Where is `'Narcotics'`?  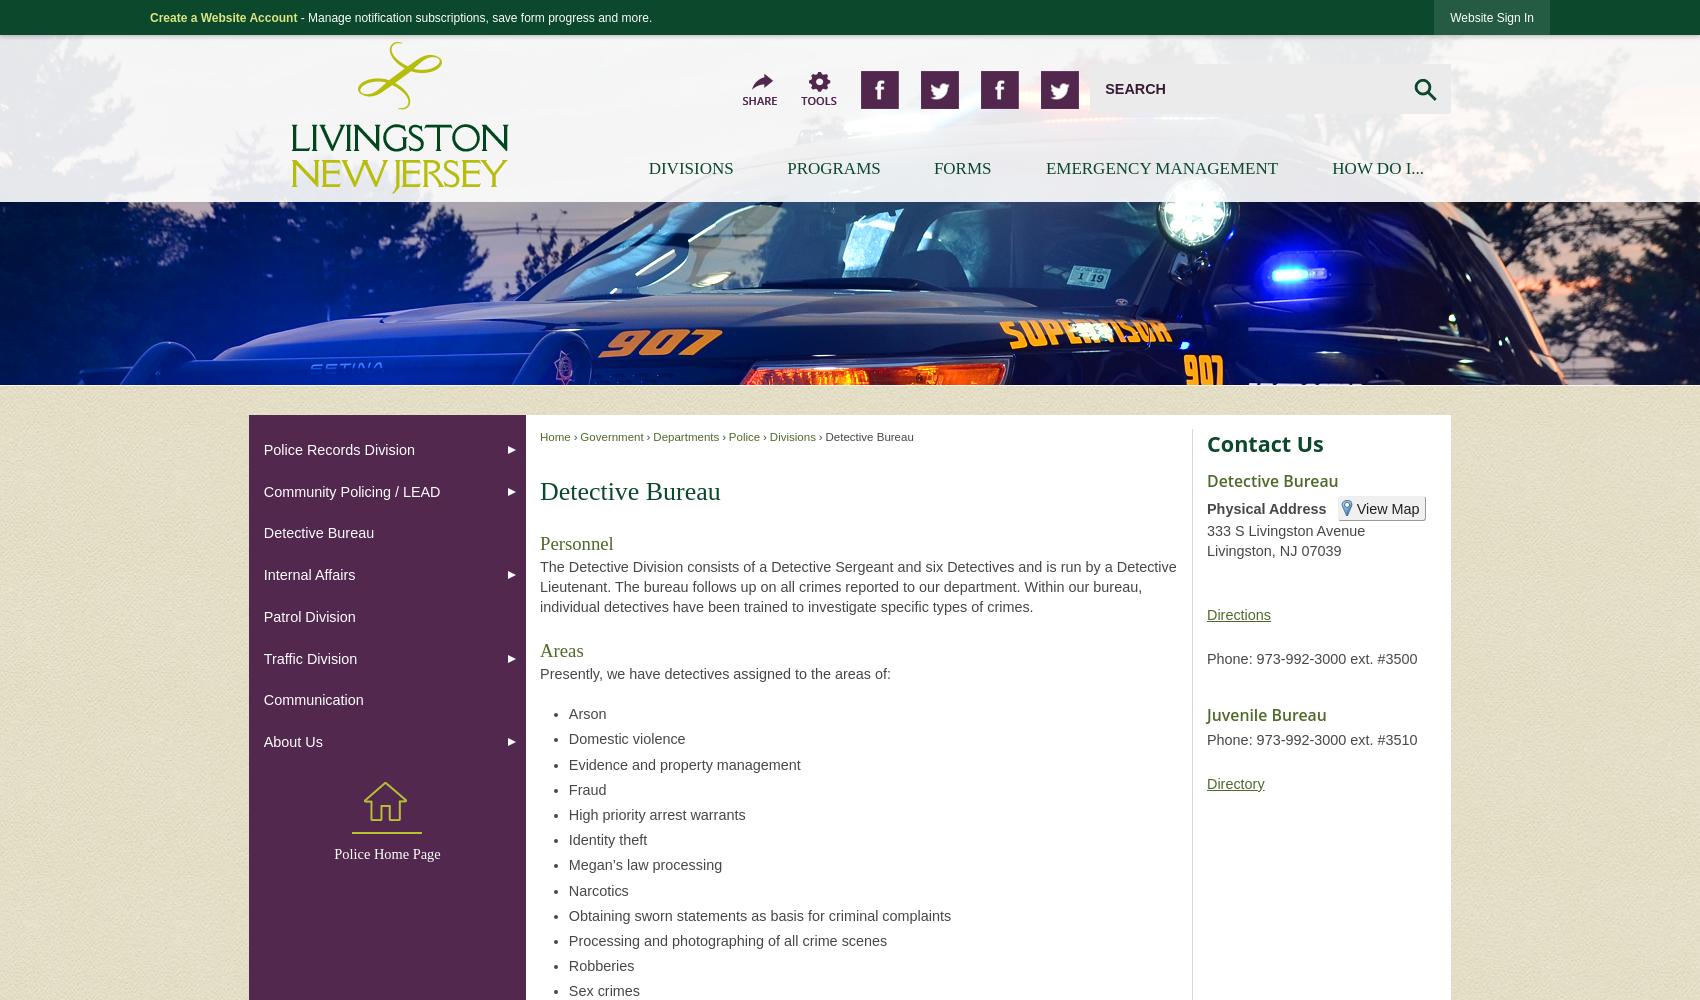 'Narcotics' is located at coordinates (566, 890).